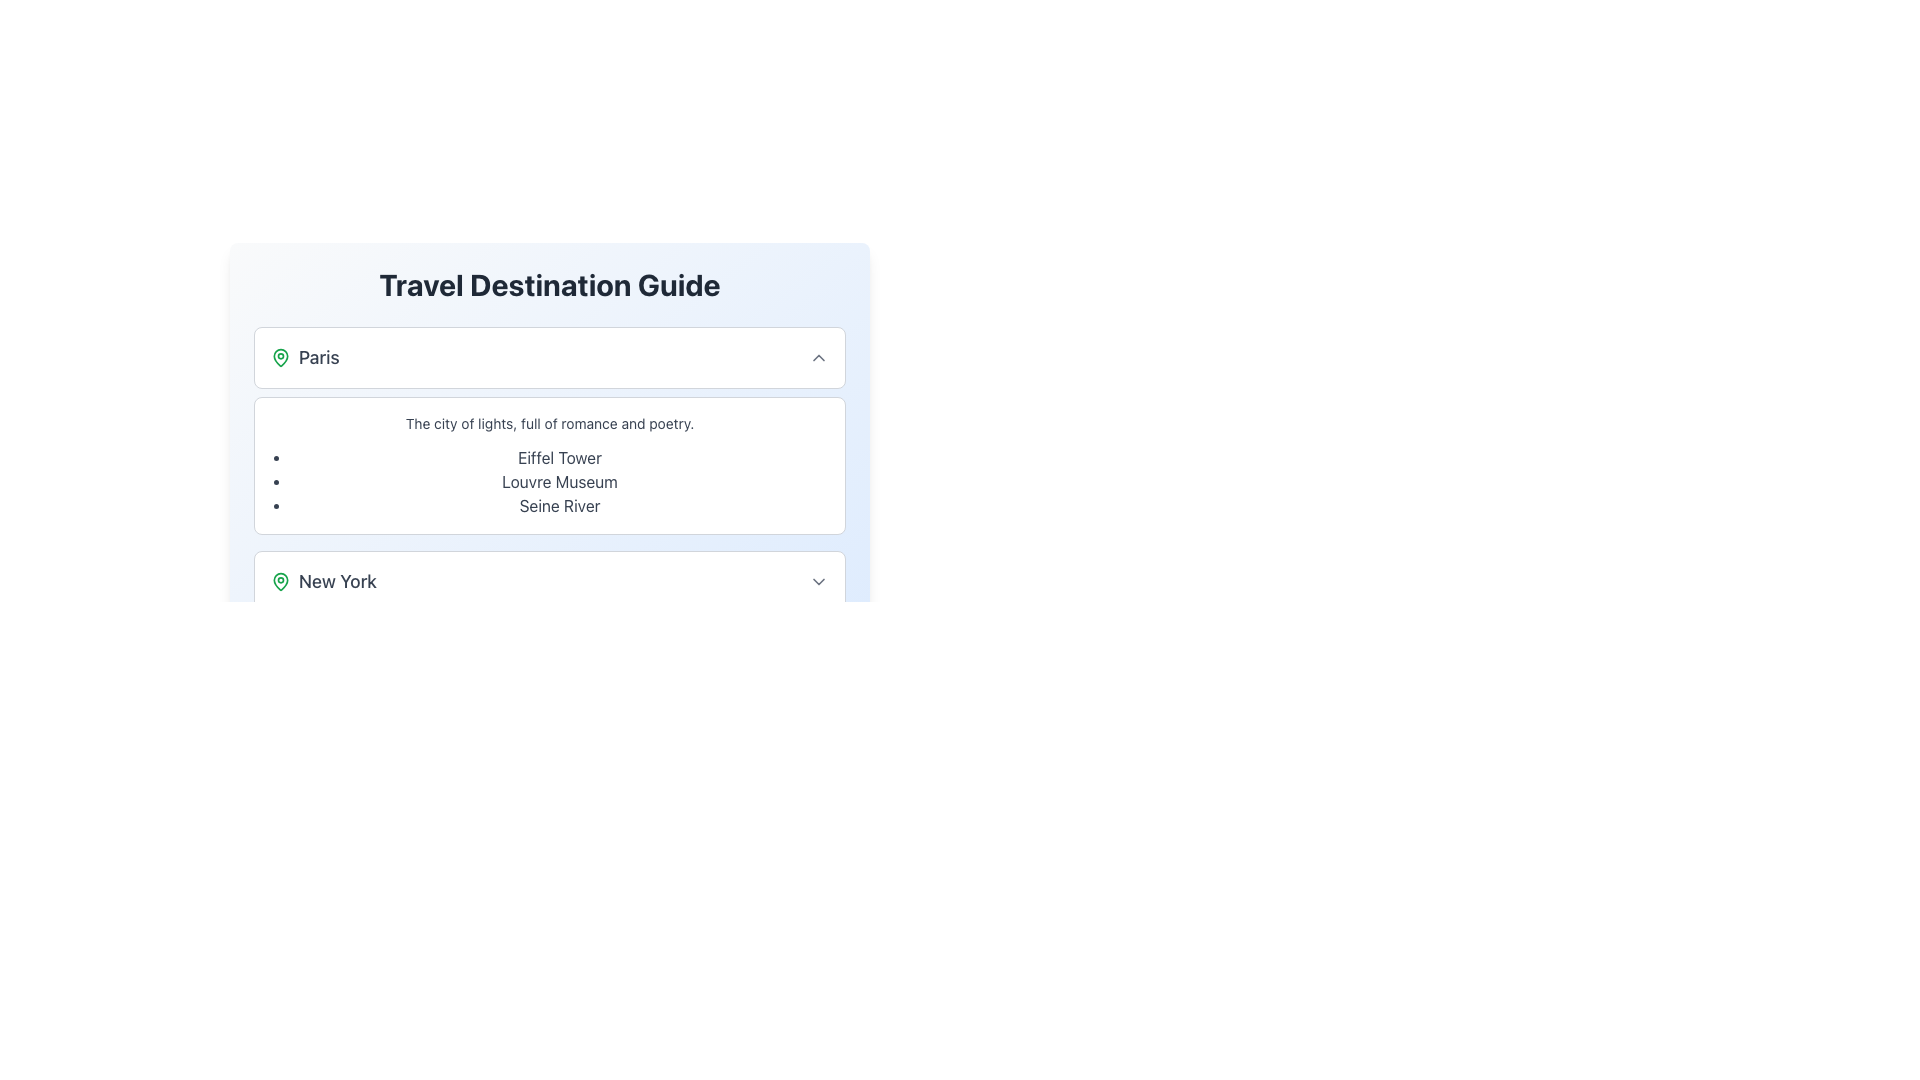 This screenshot has height=1080, width=1920. I want to click on the Informational panel that displays travel destination information, located centrally under the 'Travel Destination Guide' title, so click(550, 408).